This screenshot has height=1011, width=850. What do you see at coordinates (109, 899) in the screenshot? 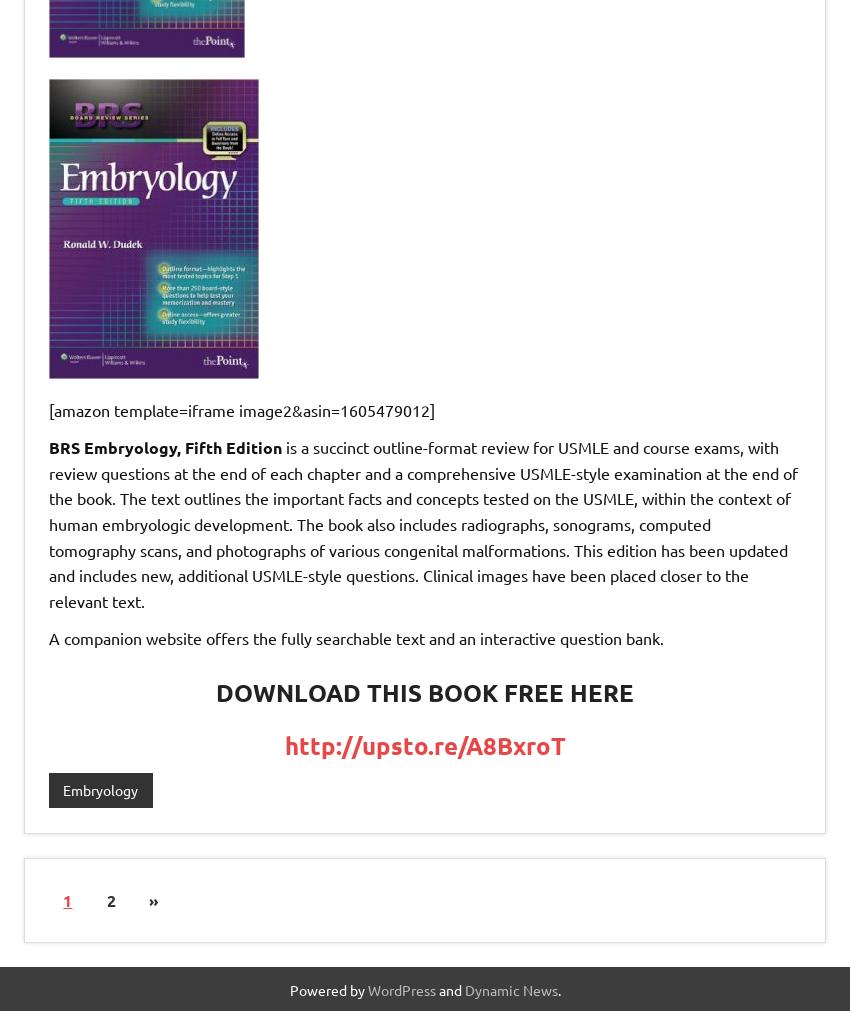
I see `'2'` at bounding box center [109, 899].